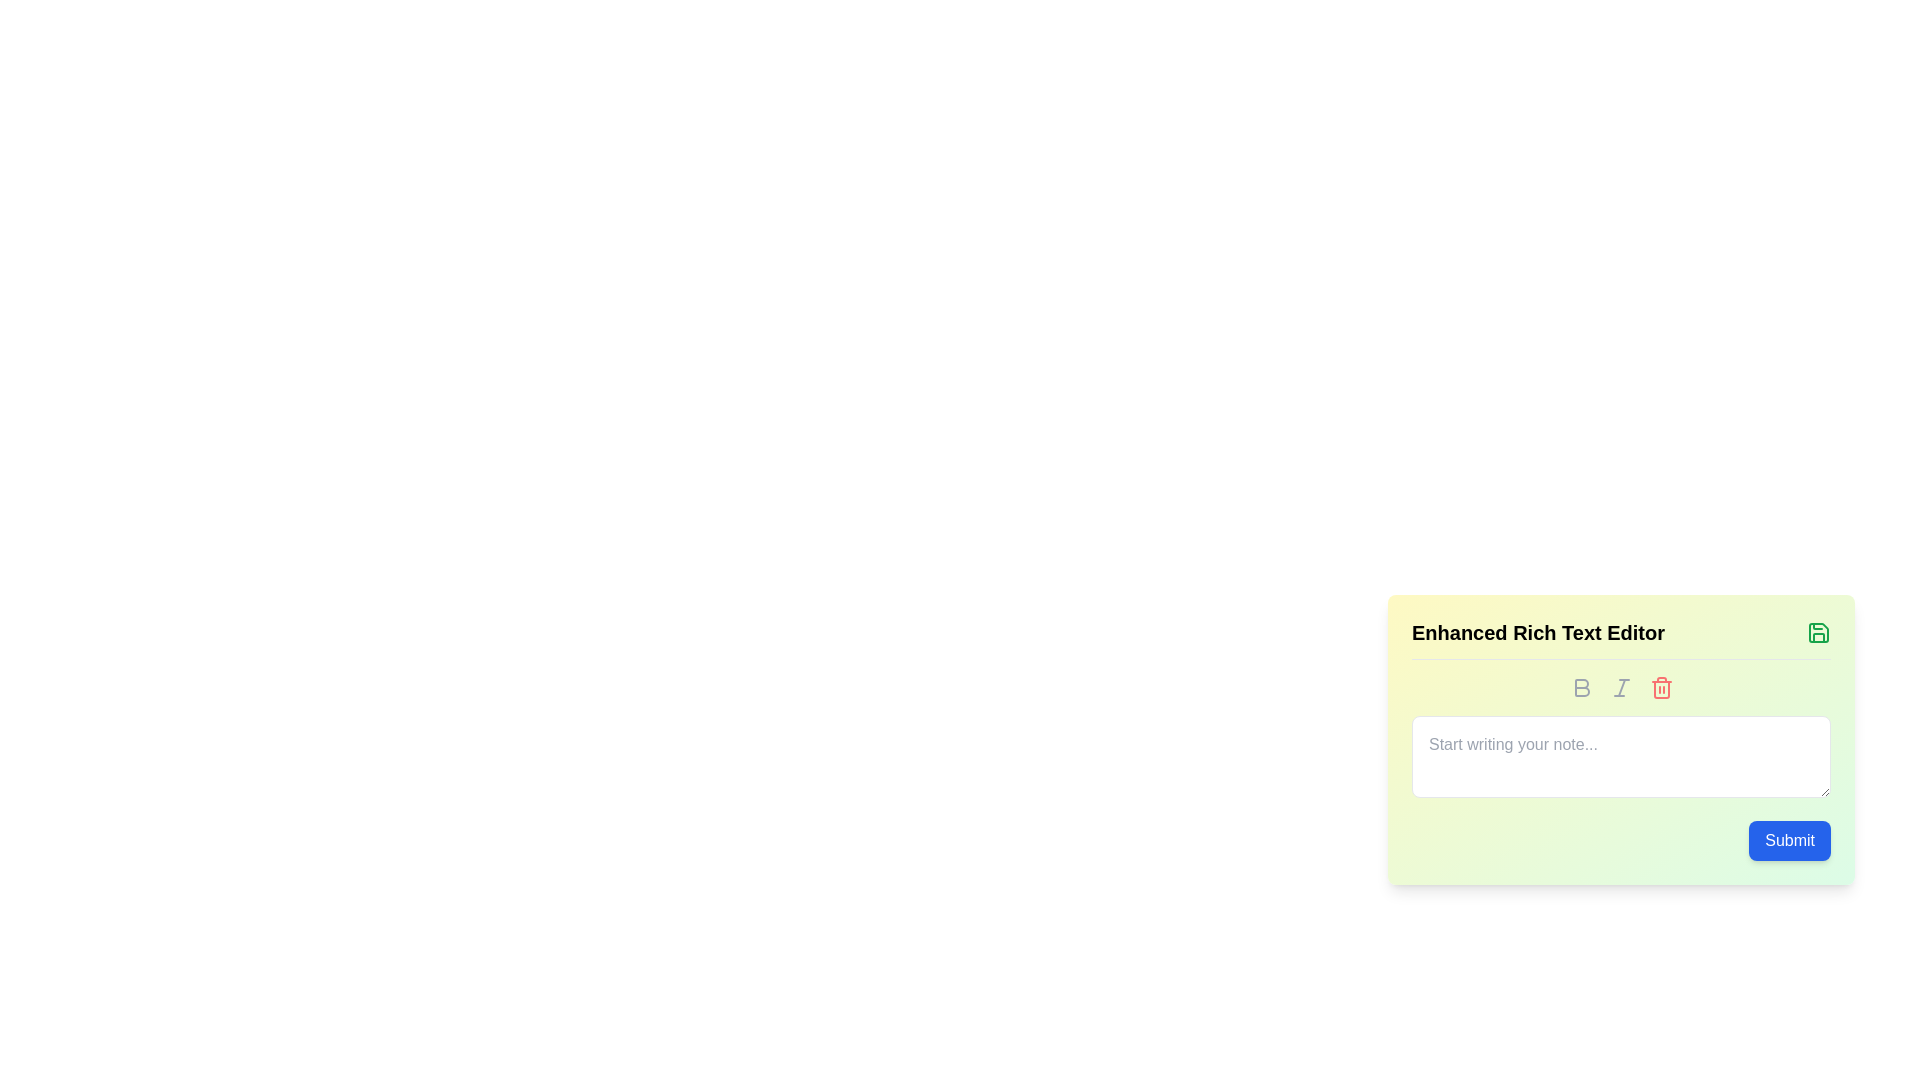 The image size is (1920, 1080). What do you see at coordinates (1537, 632) in the screenshot?
I see `the text label located at the top-left portion of the toolbar, which serves as a title or heading for the section below, adjacent to a green icon` at bounding box center [1537, 632].